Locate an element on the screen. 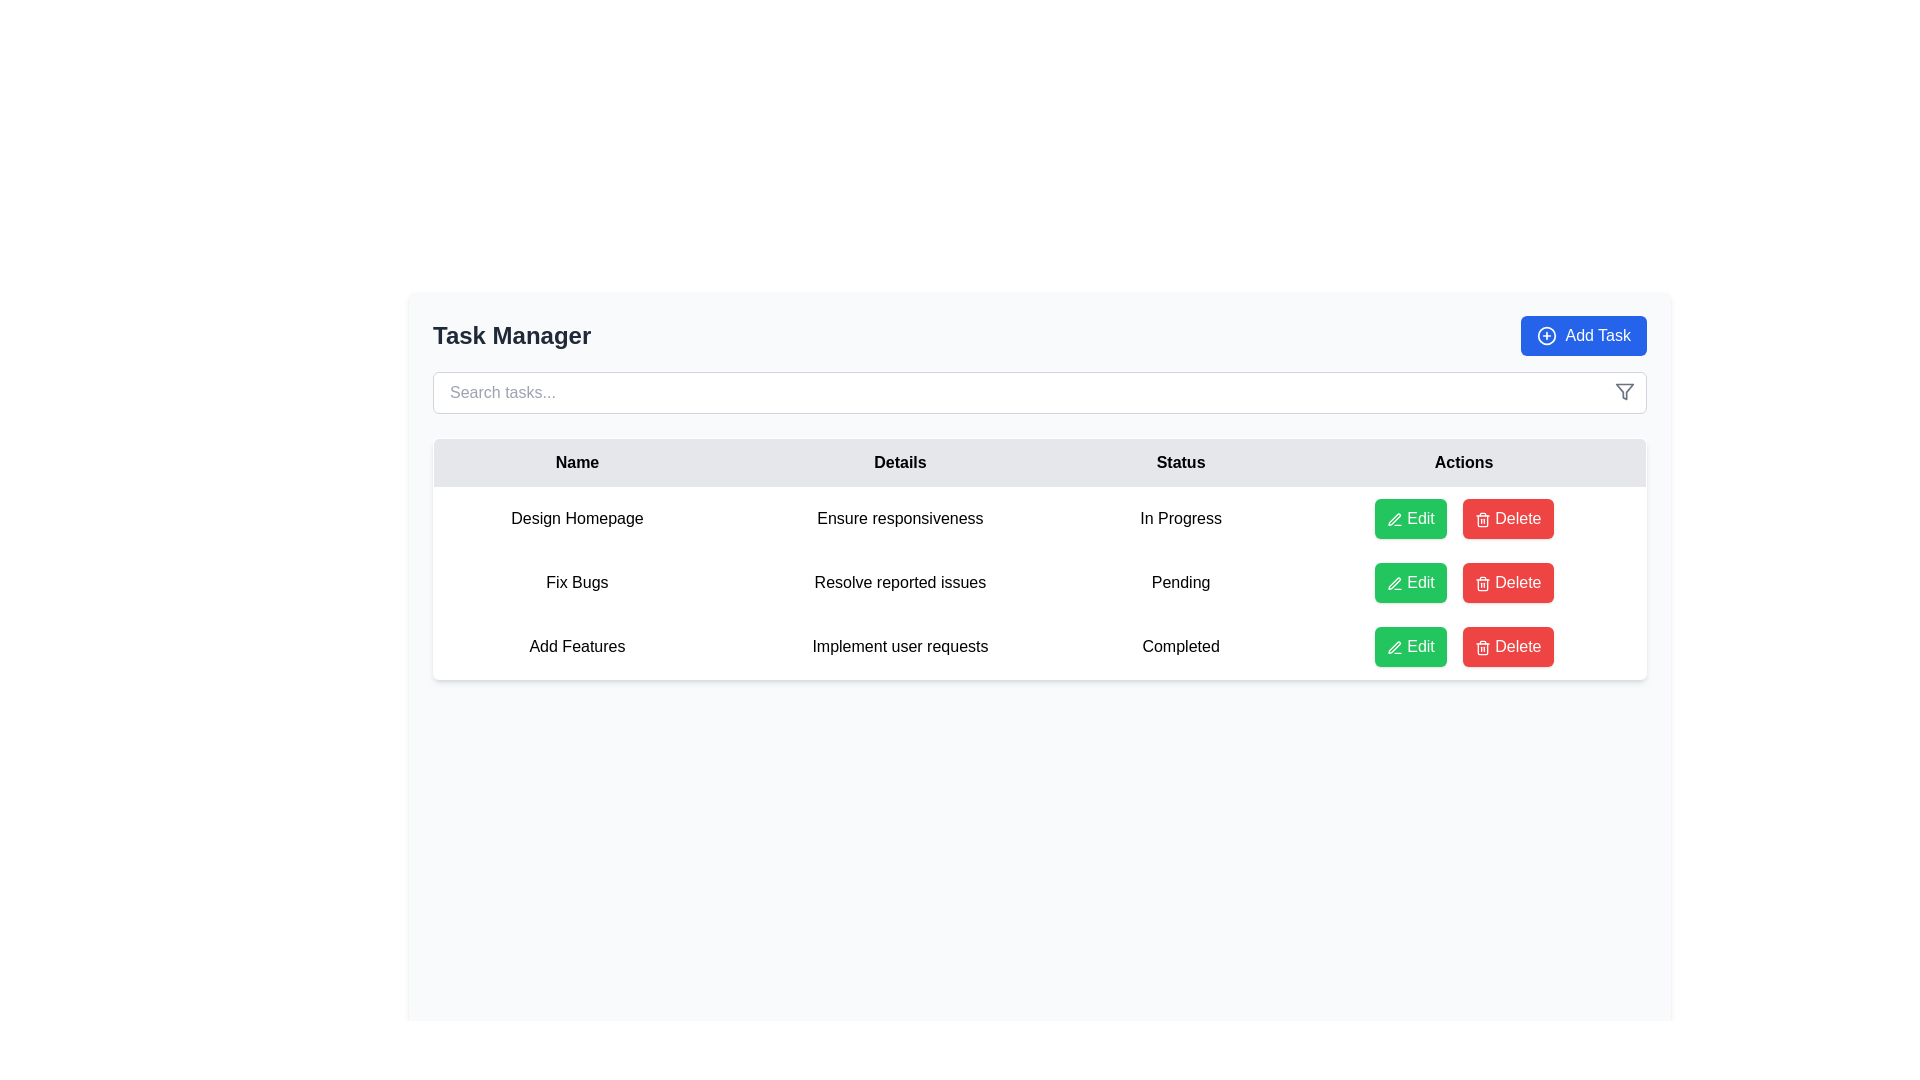  the edit button located in the 'Actions' column of the second row in the table, which is directly to the left of the red 'Delete' button is located at coordinates (1409, 582).